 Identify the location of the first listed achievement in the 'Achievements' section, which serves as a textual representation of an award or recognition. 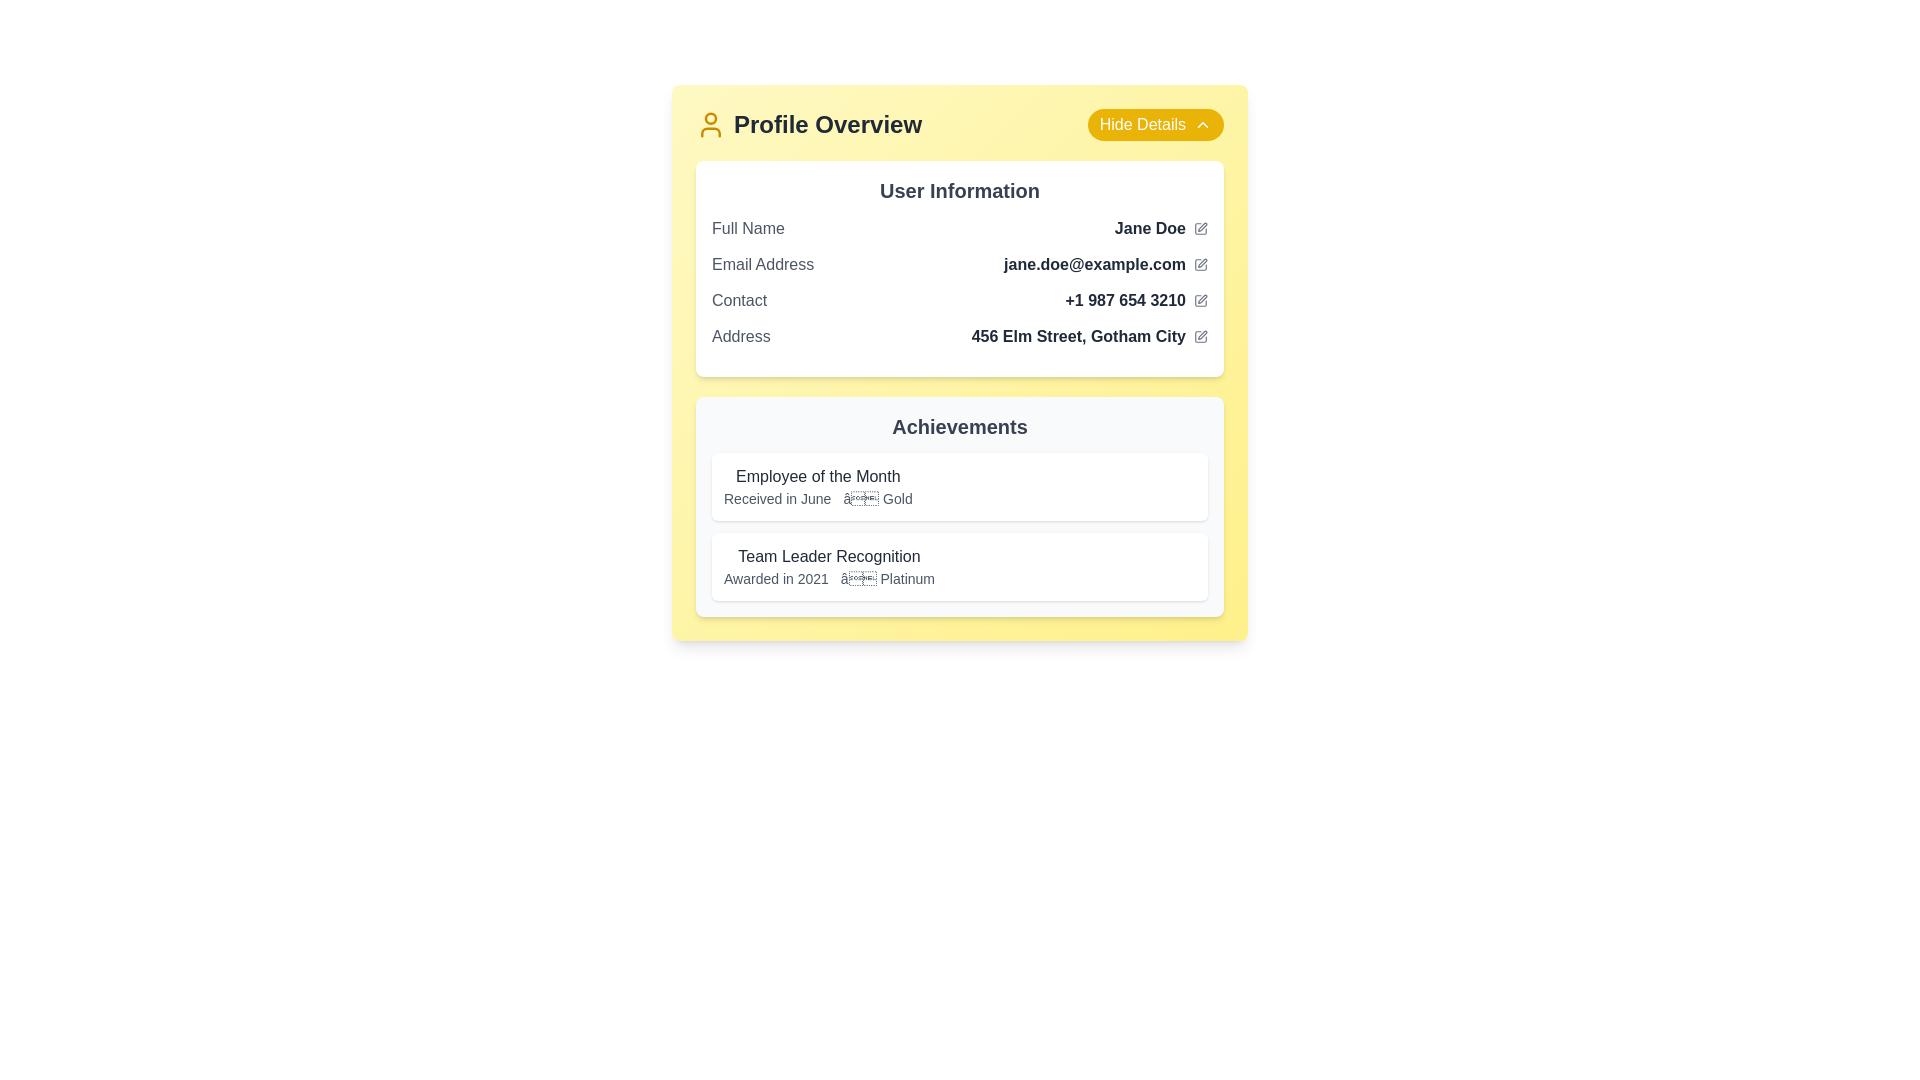
(818, 486).